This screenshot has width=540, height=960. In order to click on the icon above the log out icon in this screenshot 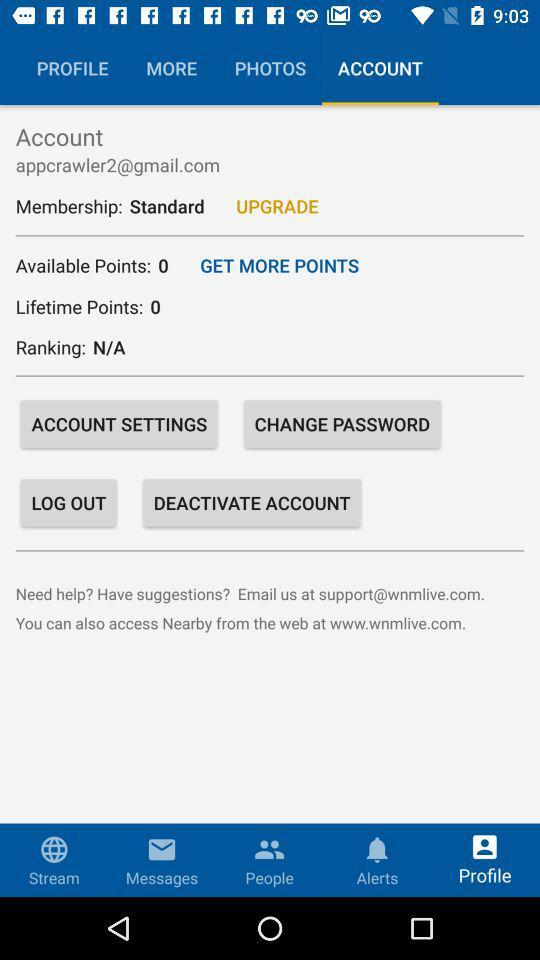, I will do `click(119, 424)`.